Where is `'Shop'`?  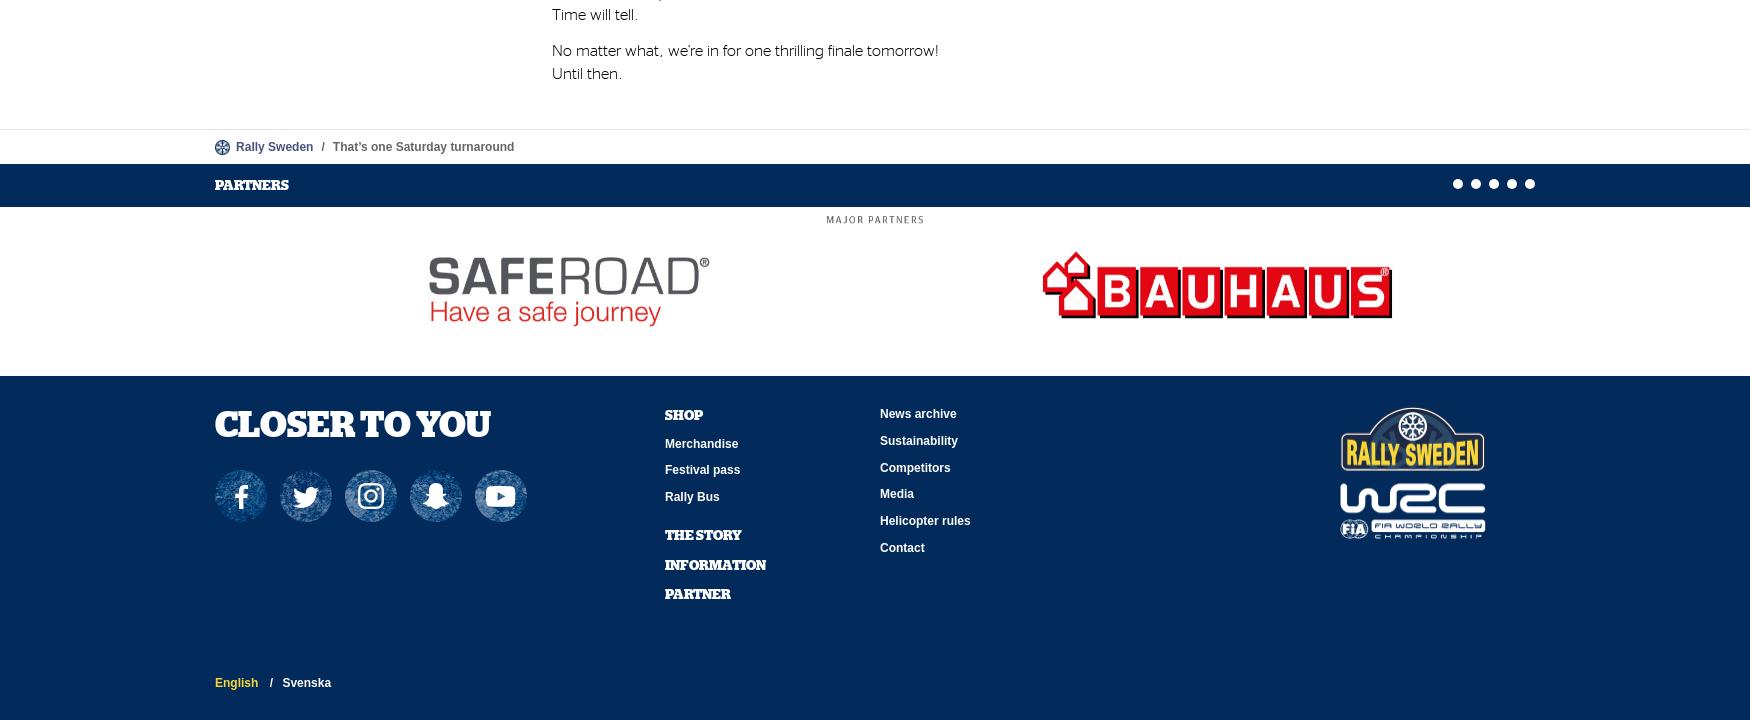
'Shop' is located at coordinates (683, 412).